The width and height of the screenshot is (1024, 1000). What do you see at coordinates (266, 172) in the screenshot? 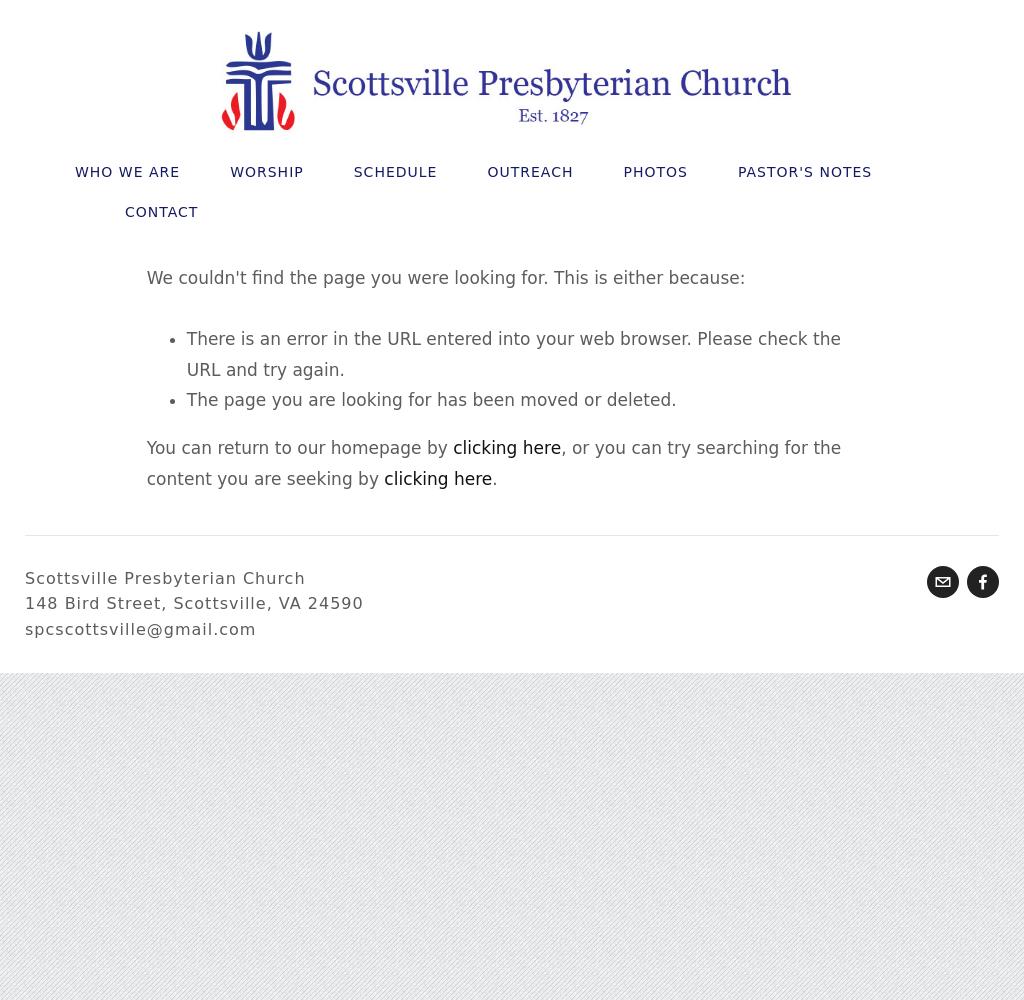
I see `'Worship'` at bounding box center [266, 172].